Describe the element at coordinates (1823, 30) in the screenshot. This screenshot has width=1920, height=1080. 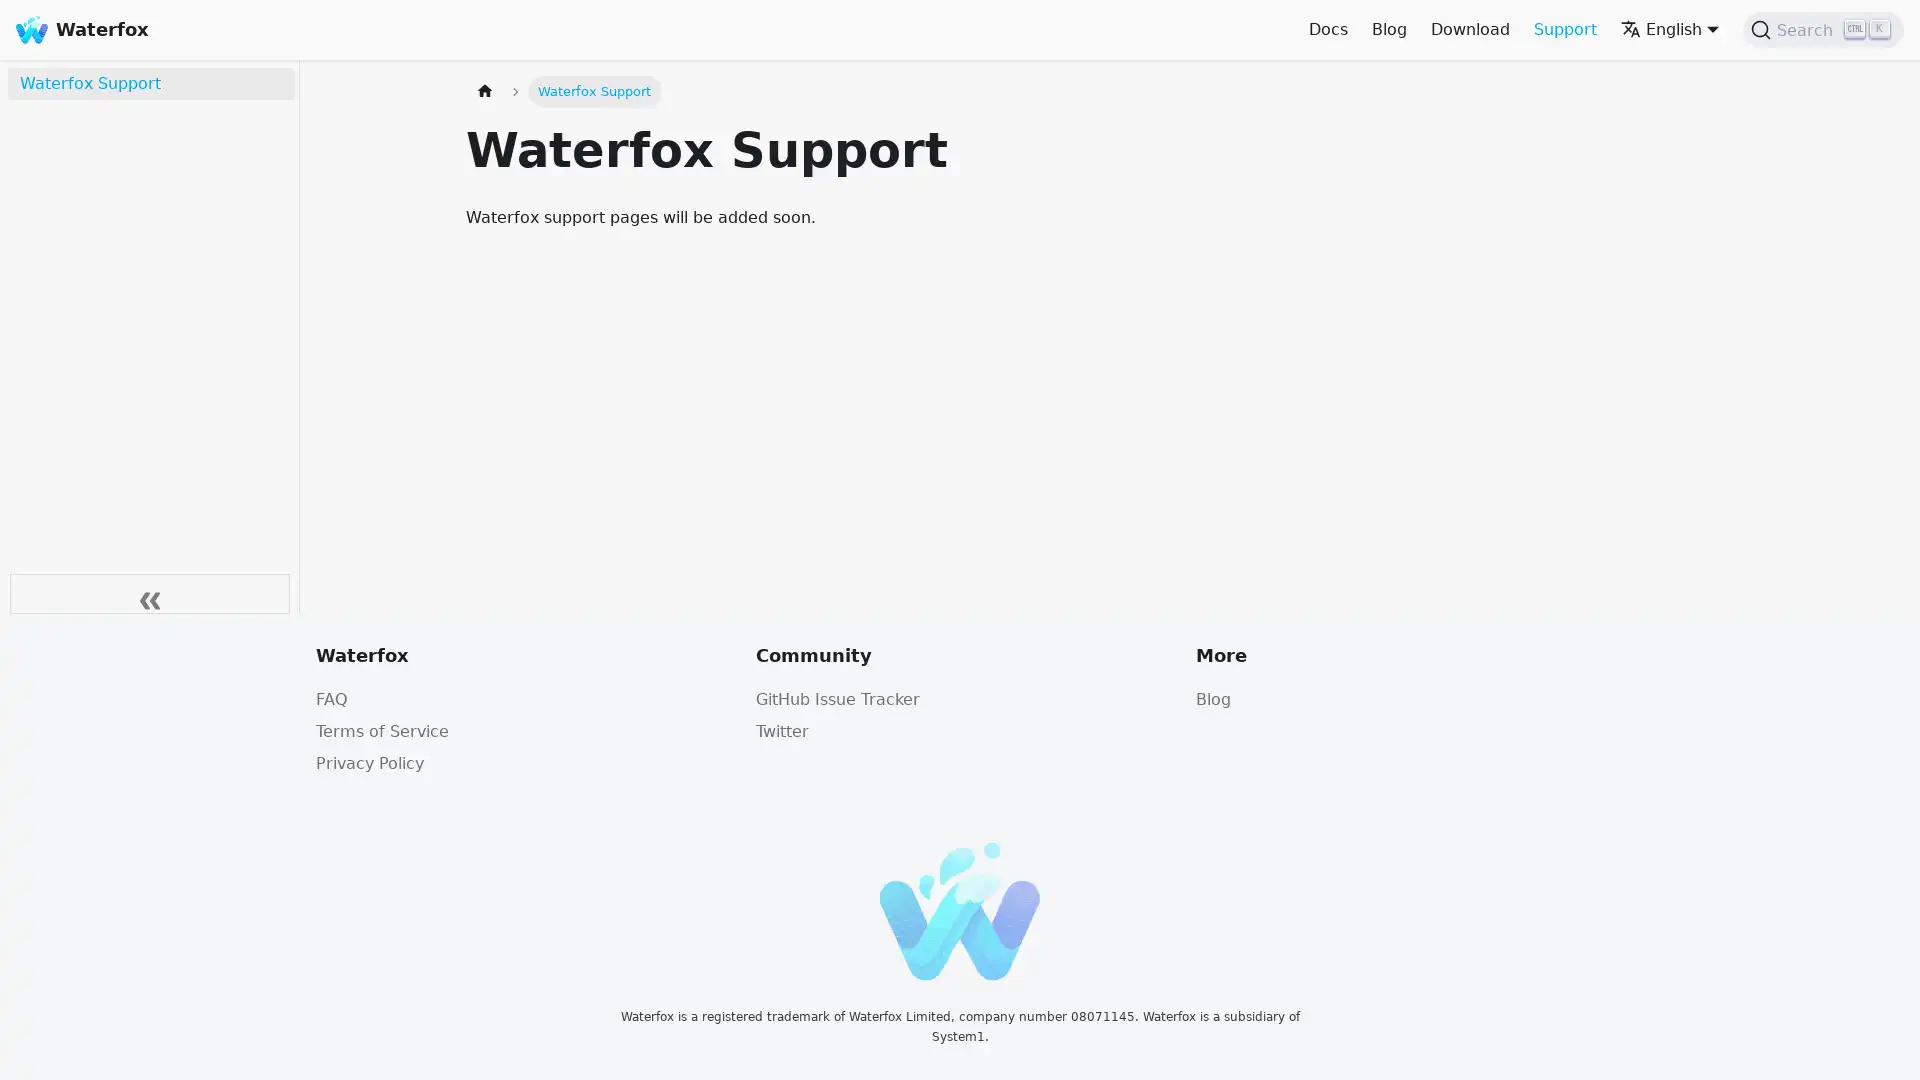
I see `Search` at that location.